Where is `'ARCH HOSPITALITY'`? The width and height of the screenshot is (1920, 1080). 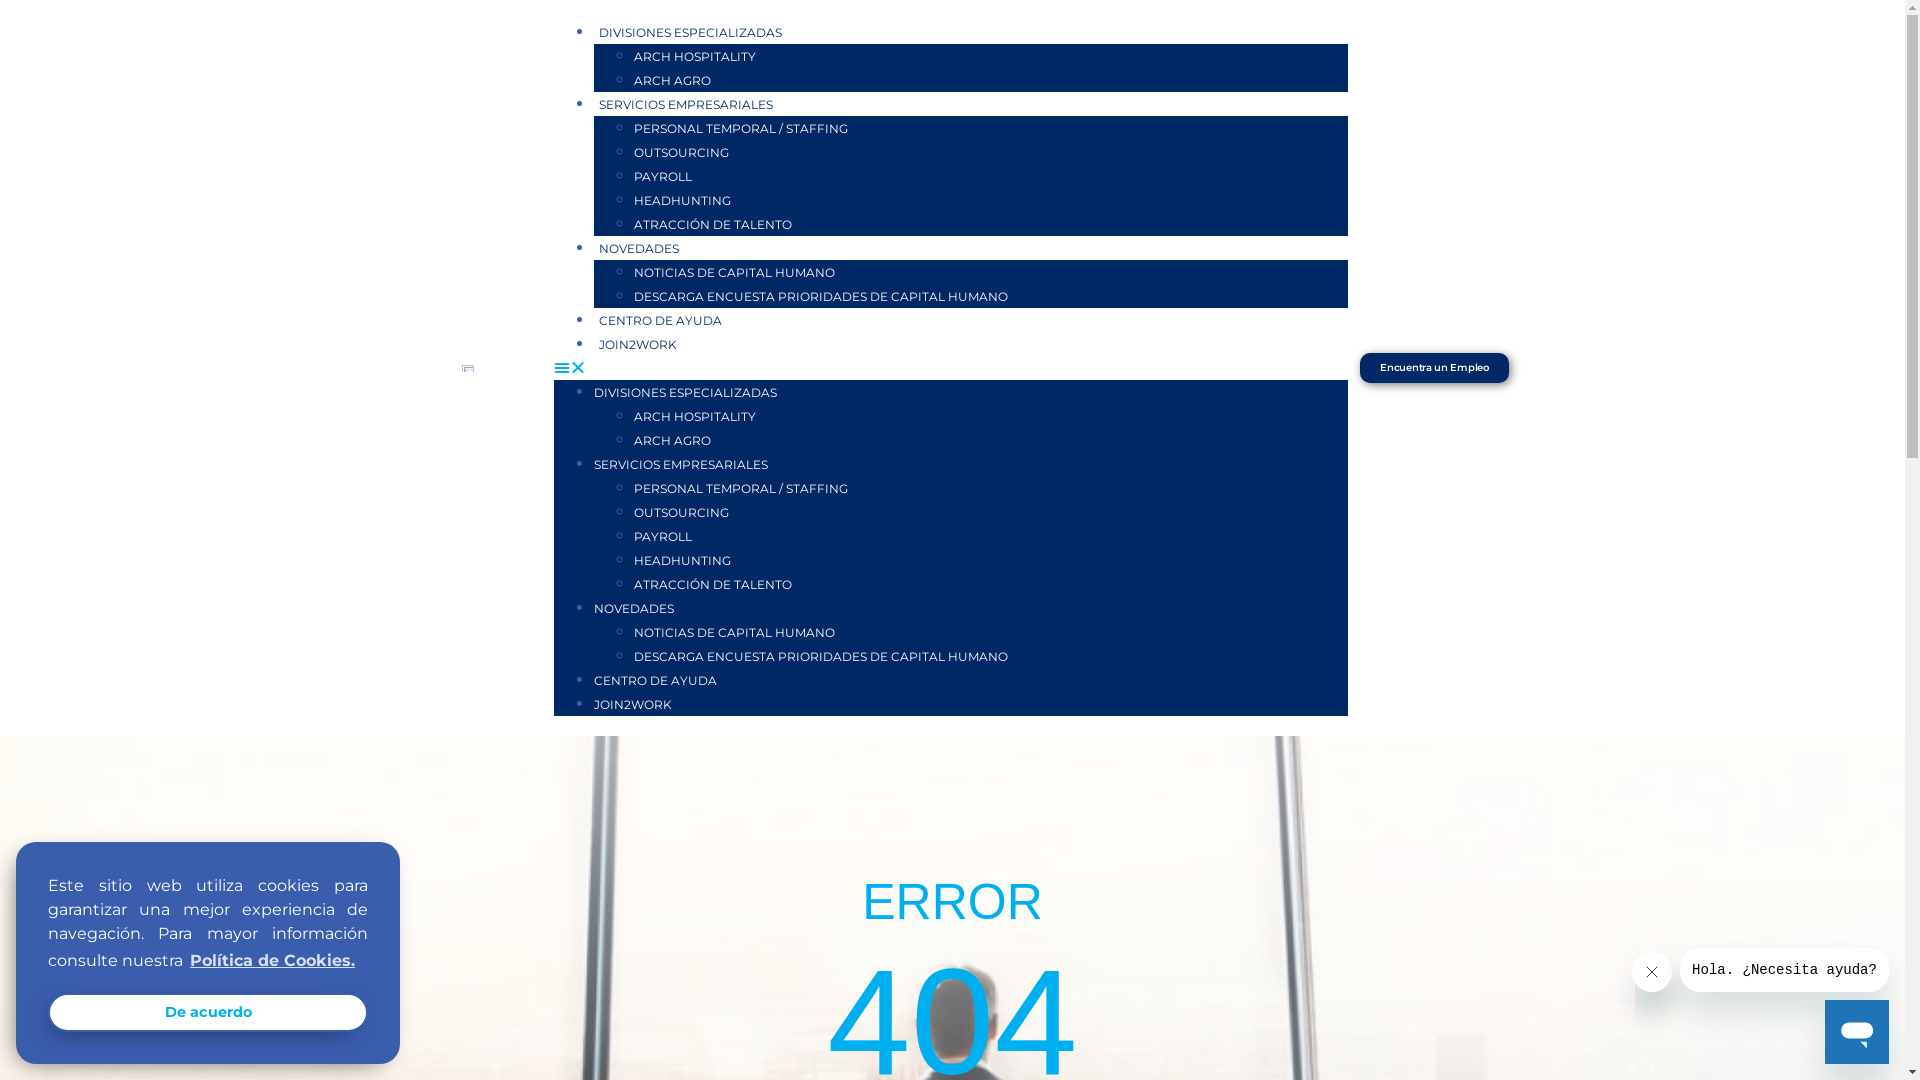
'ARCH HOSPITALITY' is located at coordinates (695, 415).